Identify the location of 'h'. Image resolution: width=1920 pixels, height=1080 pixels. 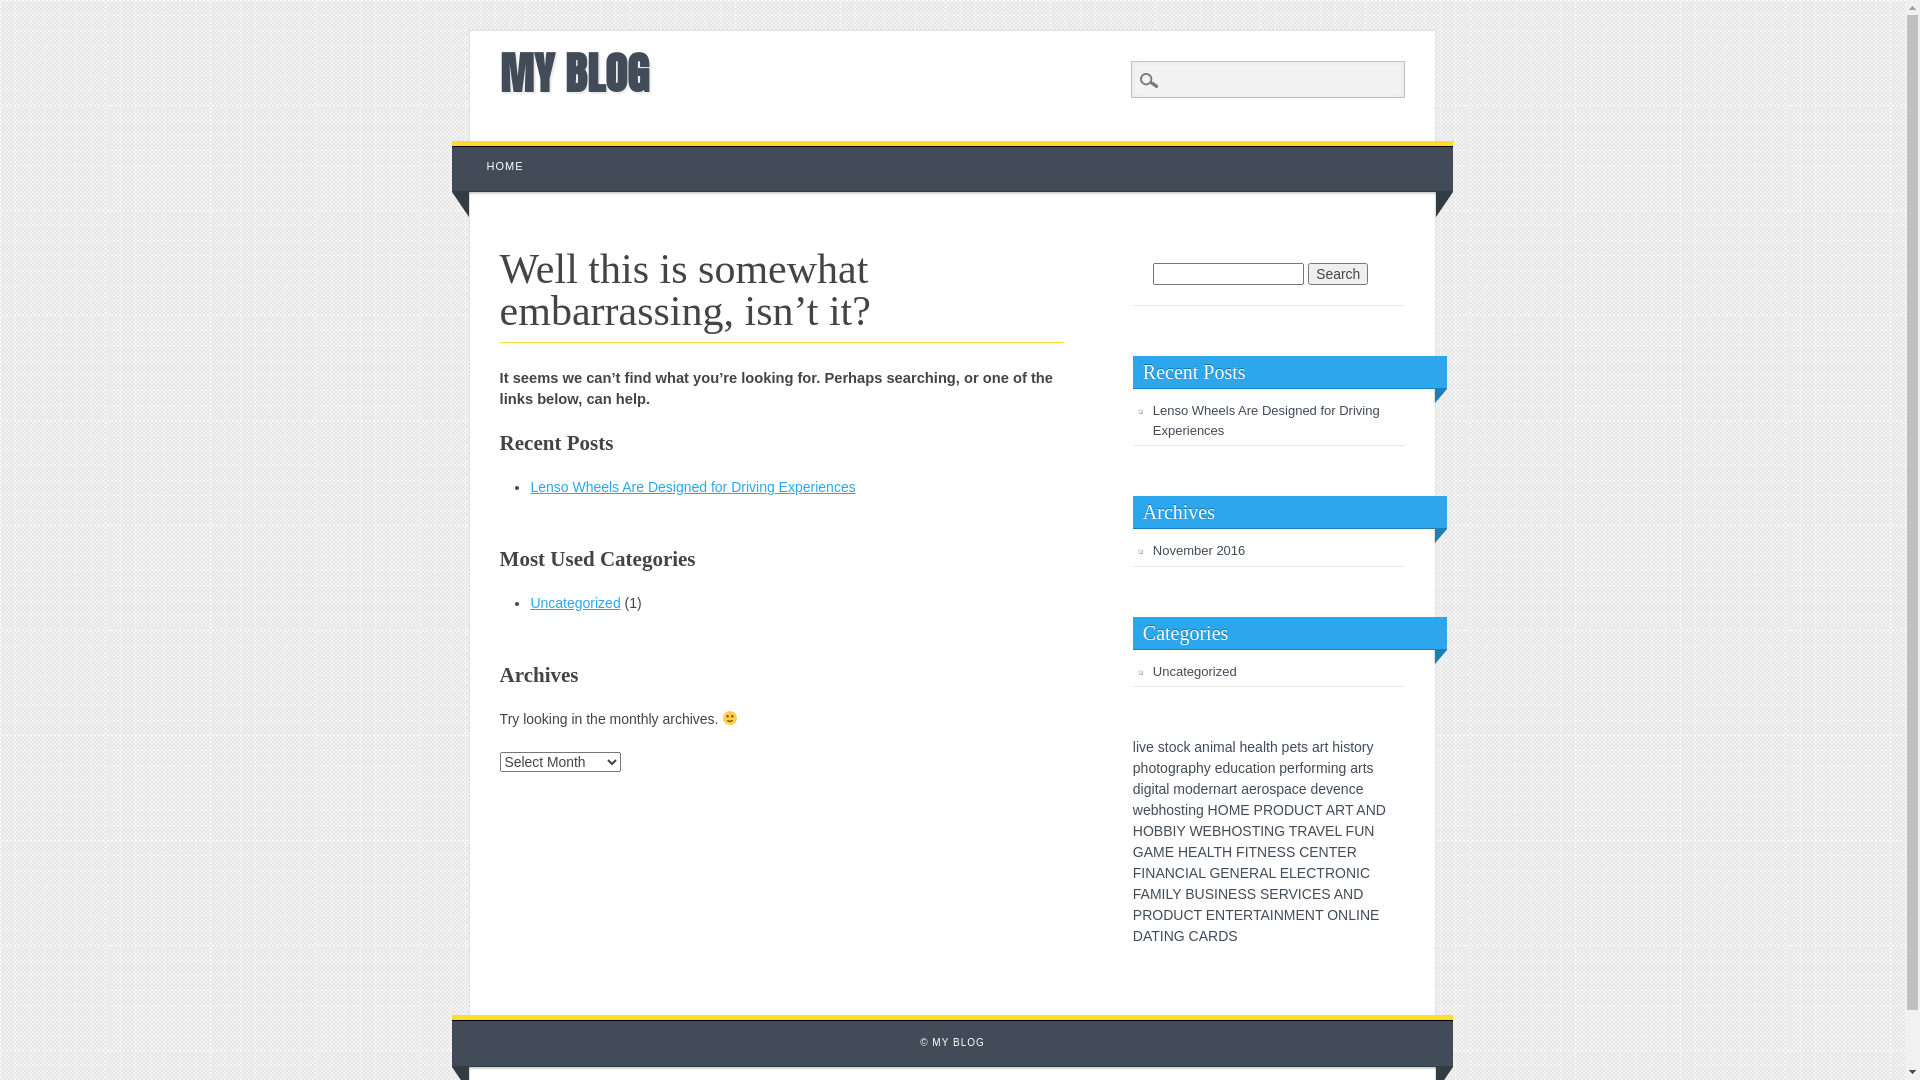
(1242, 747).